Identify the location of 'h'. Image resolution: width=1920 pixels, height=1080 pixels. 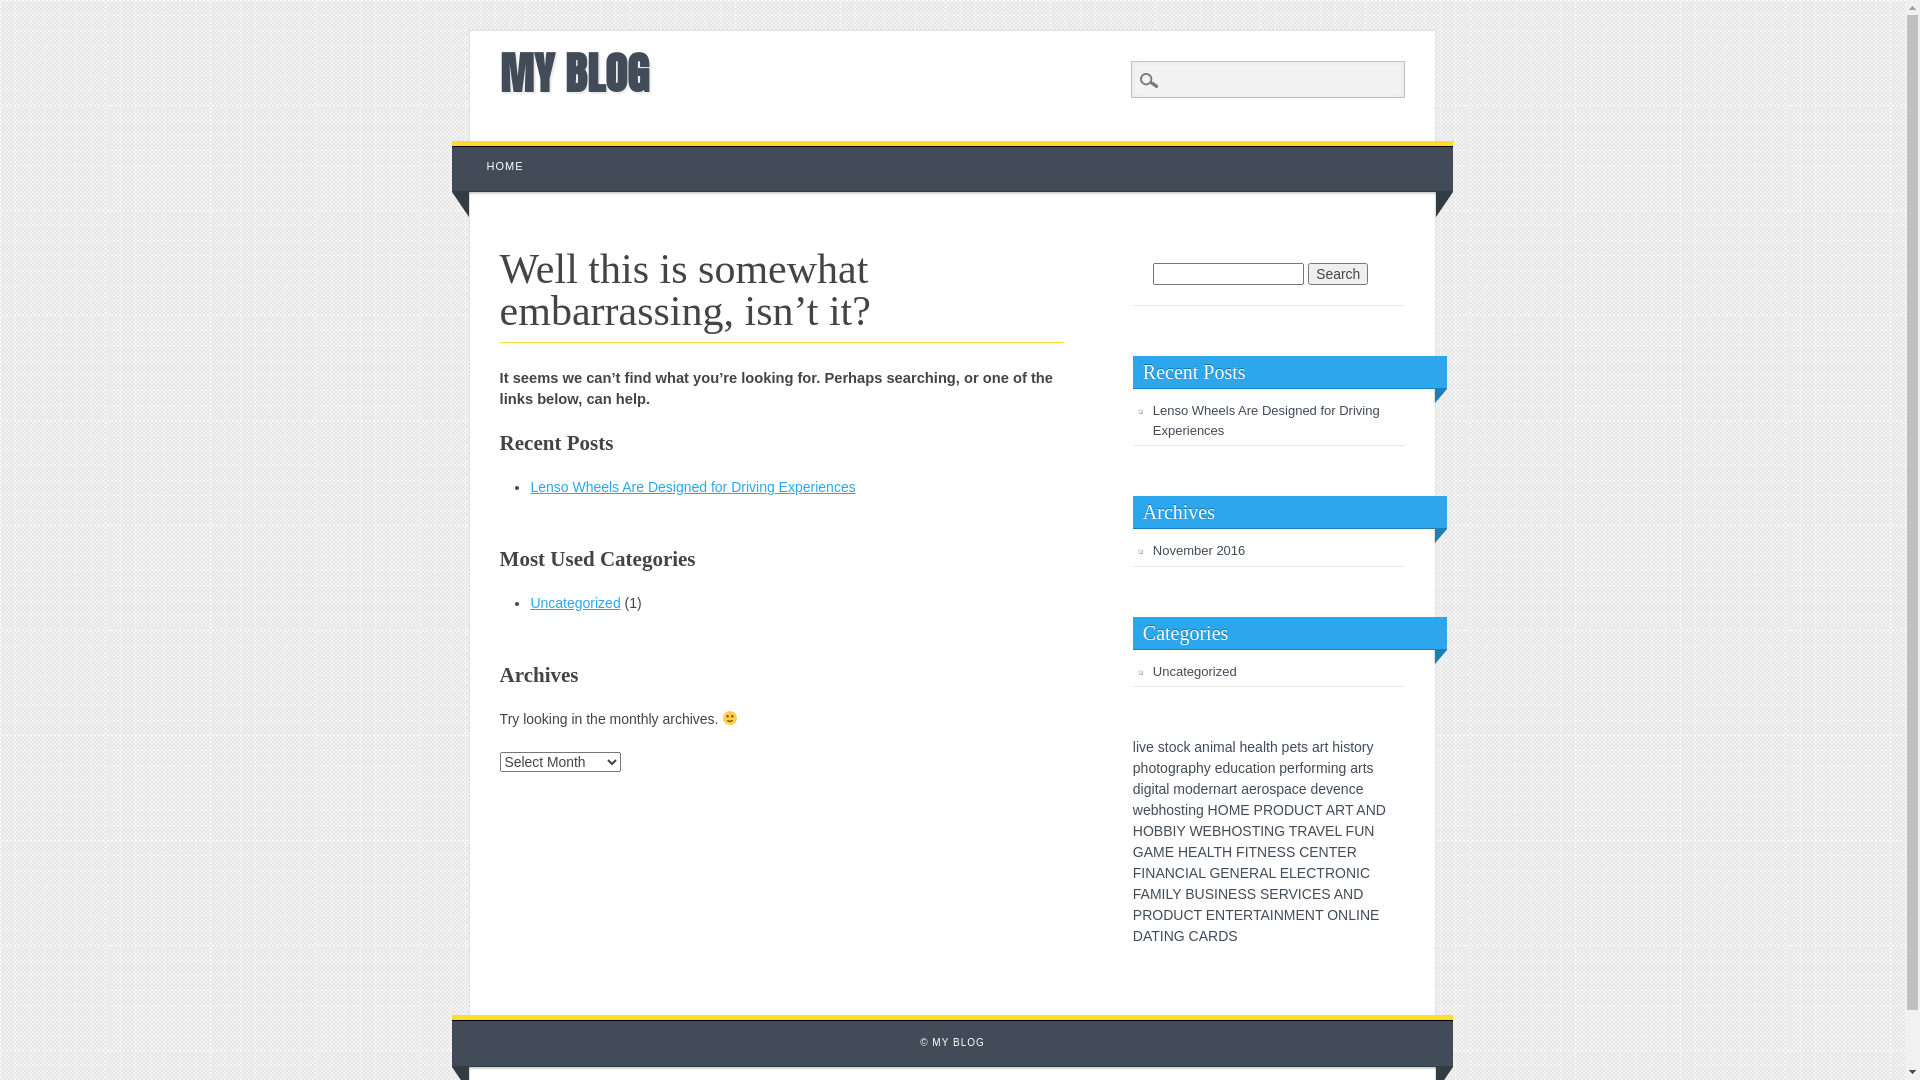
(1242, 747).